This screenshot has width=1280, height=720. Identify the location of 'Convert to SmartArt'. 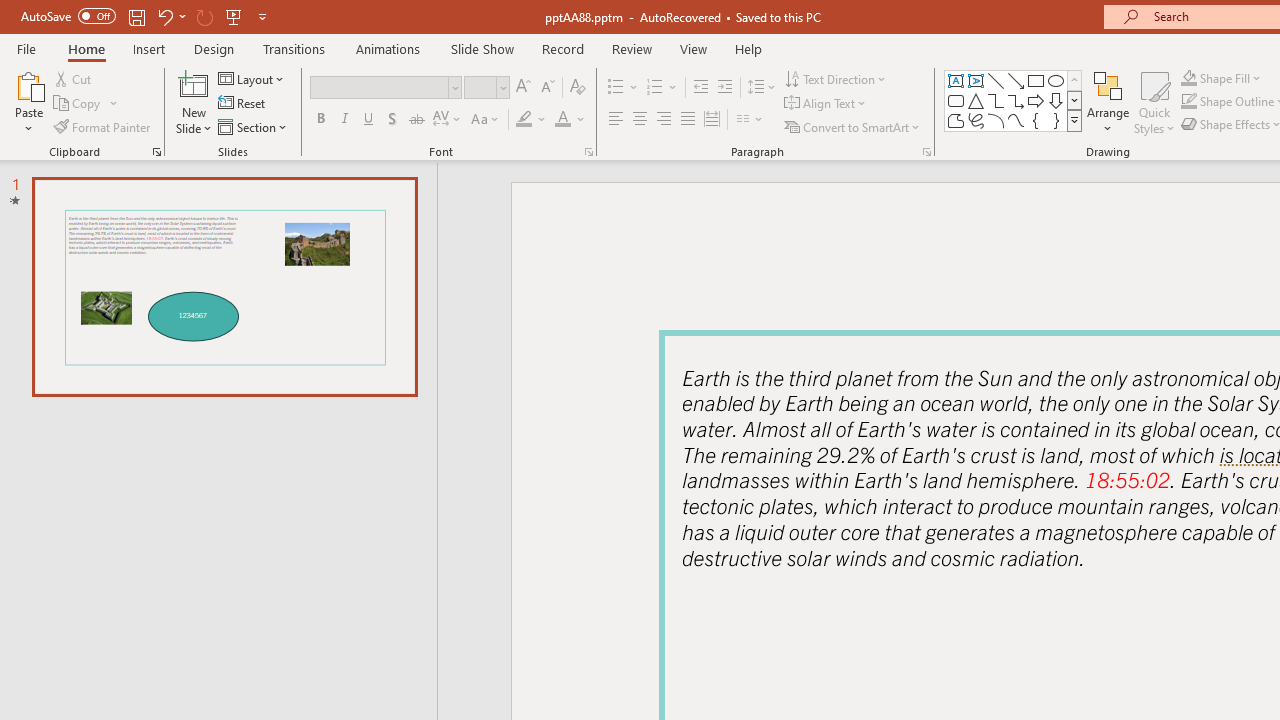
(853, 127).